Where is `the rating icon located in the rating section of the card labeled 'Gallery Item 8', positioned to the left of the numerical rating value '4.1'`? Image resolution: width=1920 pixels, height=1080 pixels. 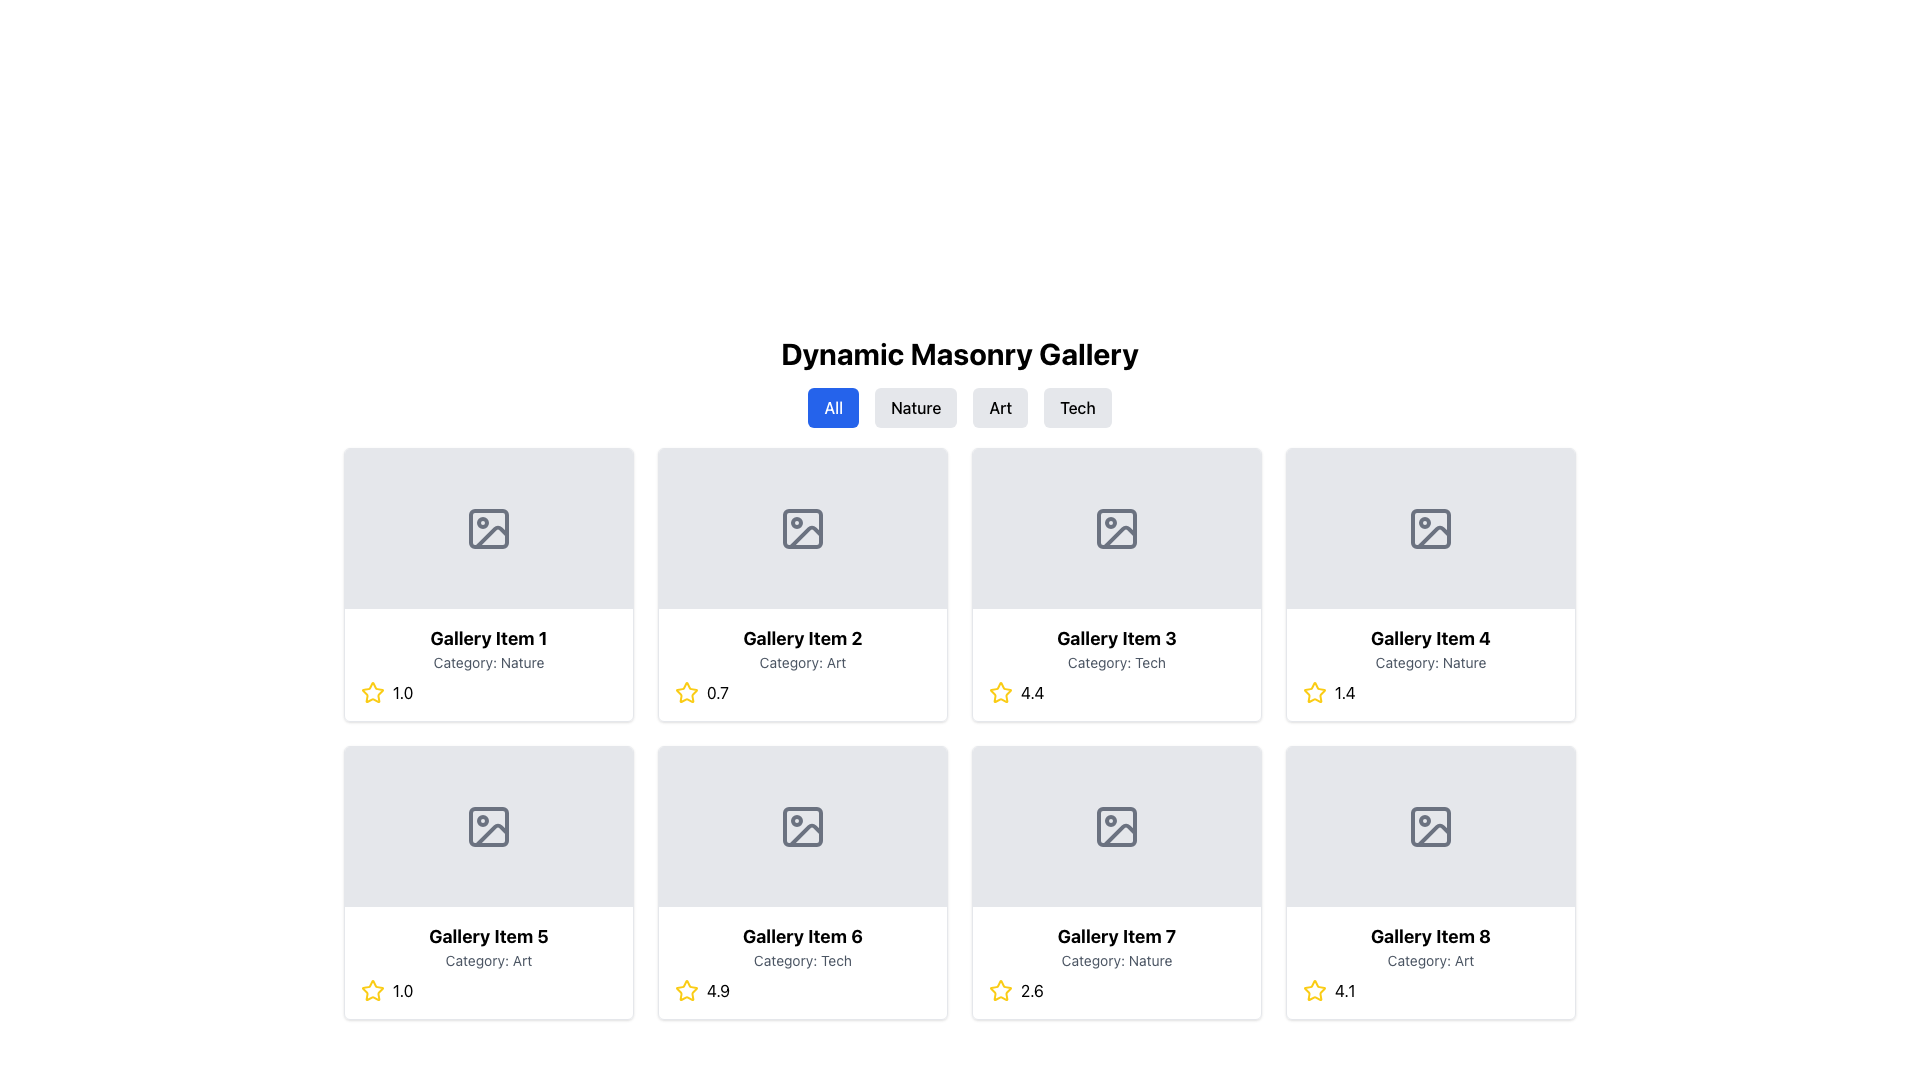 the rating icon located in the rating section of the card labeled 'Gallery Item 8', positioned to the left of the numerical rating value '4.1' is located at coordinates (1315, 990).